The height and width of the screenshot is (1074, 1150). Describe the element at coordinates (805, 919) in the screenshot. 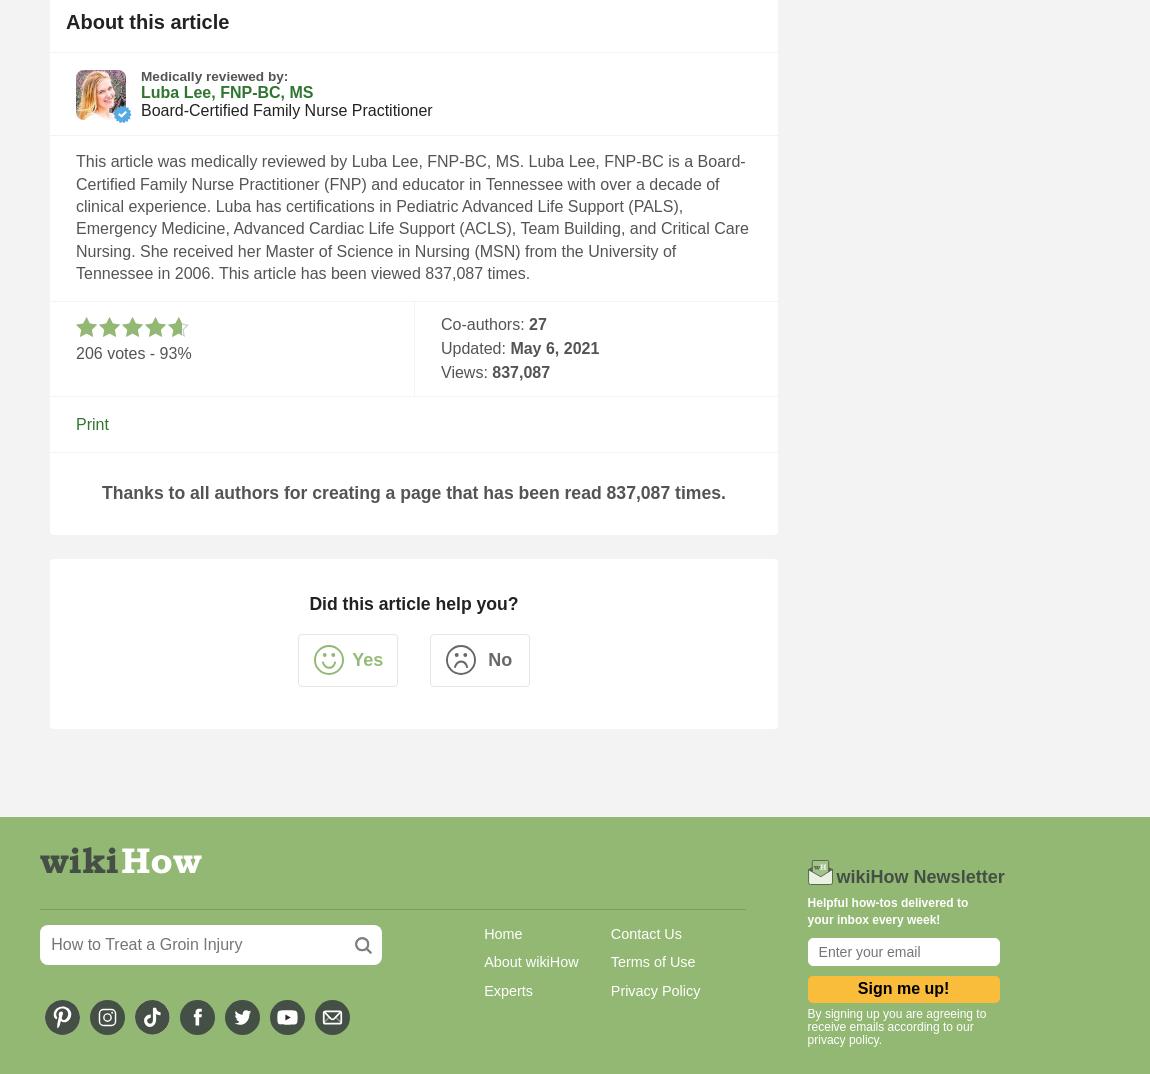

I see `'your inbox every week!'` at that location.